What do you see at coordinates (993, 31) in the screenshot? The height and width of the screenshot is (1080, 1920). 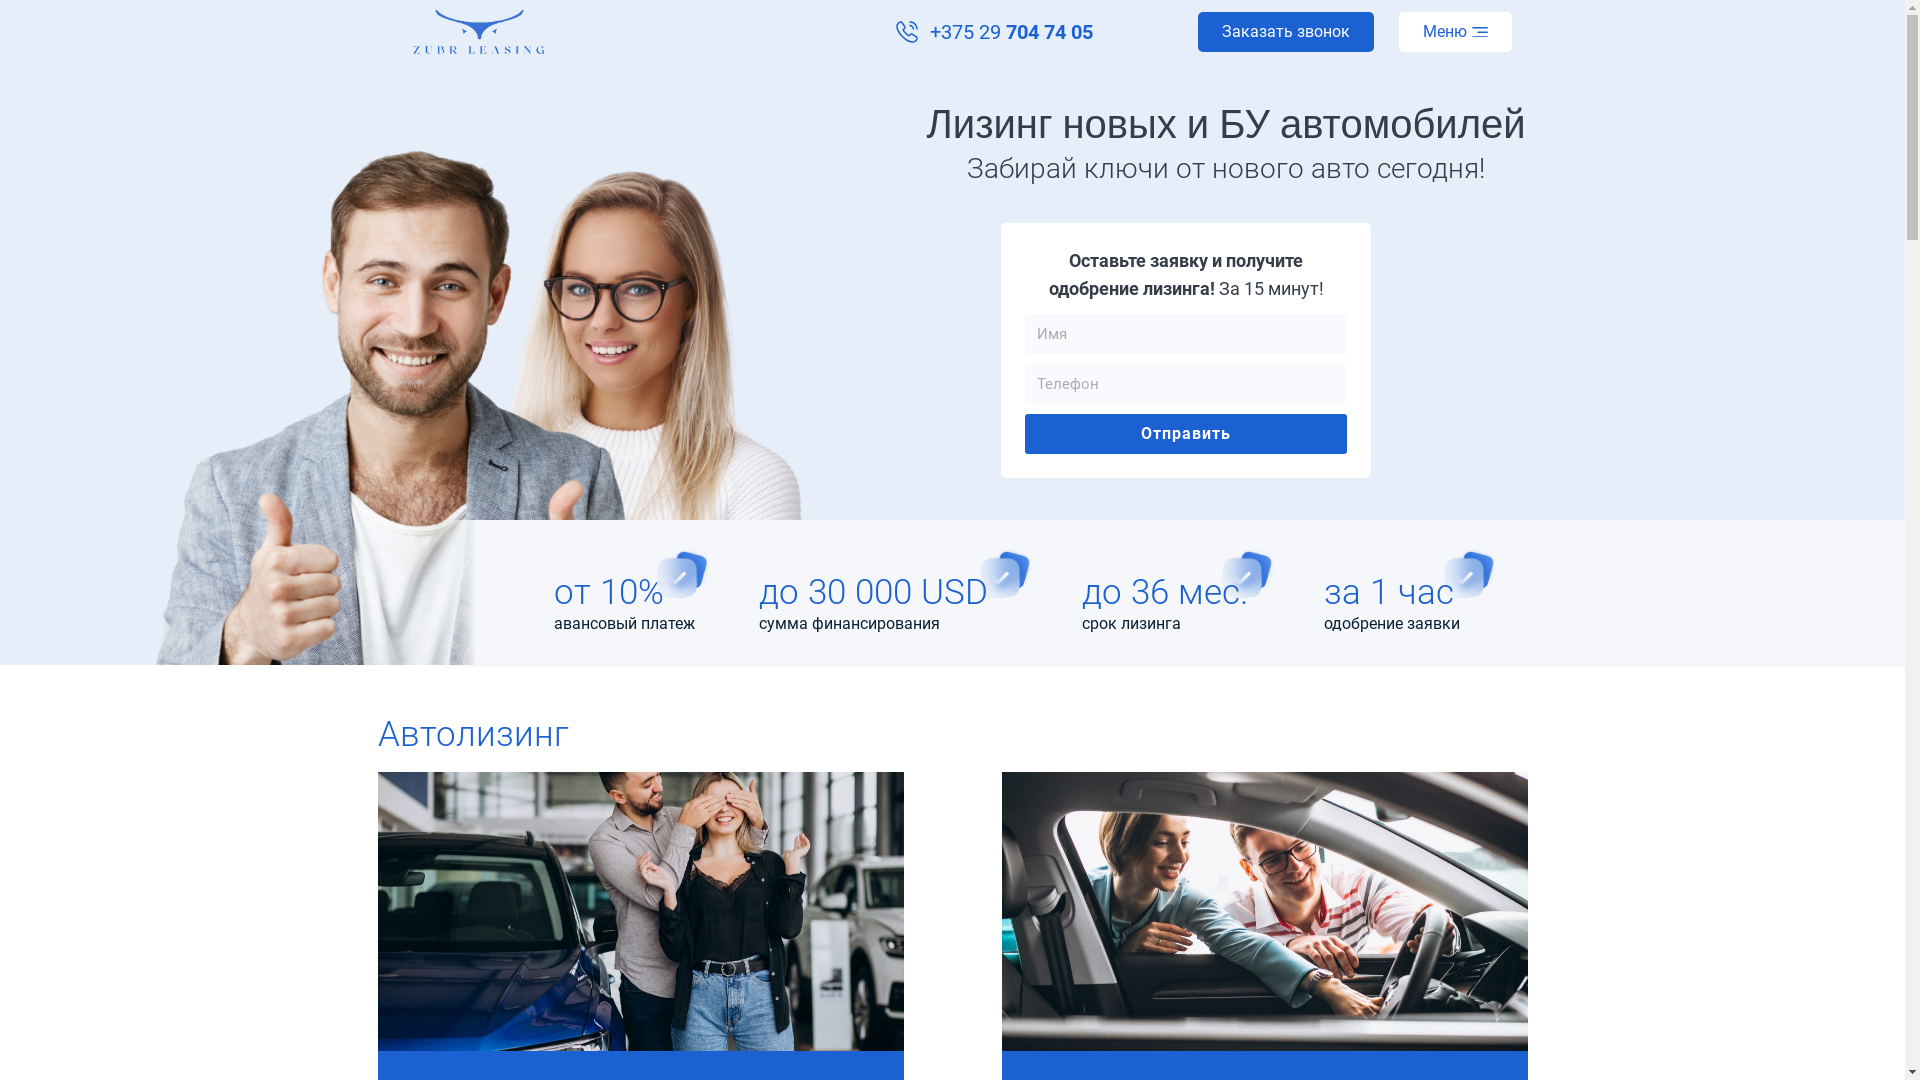 I see `'+375 29 704 74 05'` at bounding box center [993, 31].